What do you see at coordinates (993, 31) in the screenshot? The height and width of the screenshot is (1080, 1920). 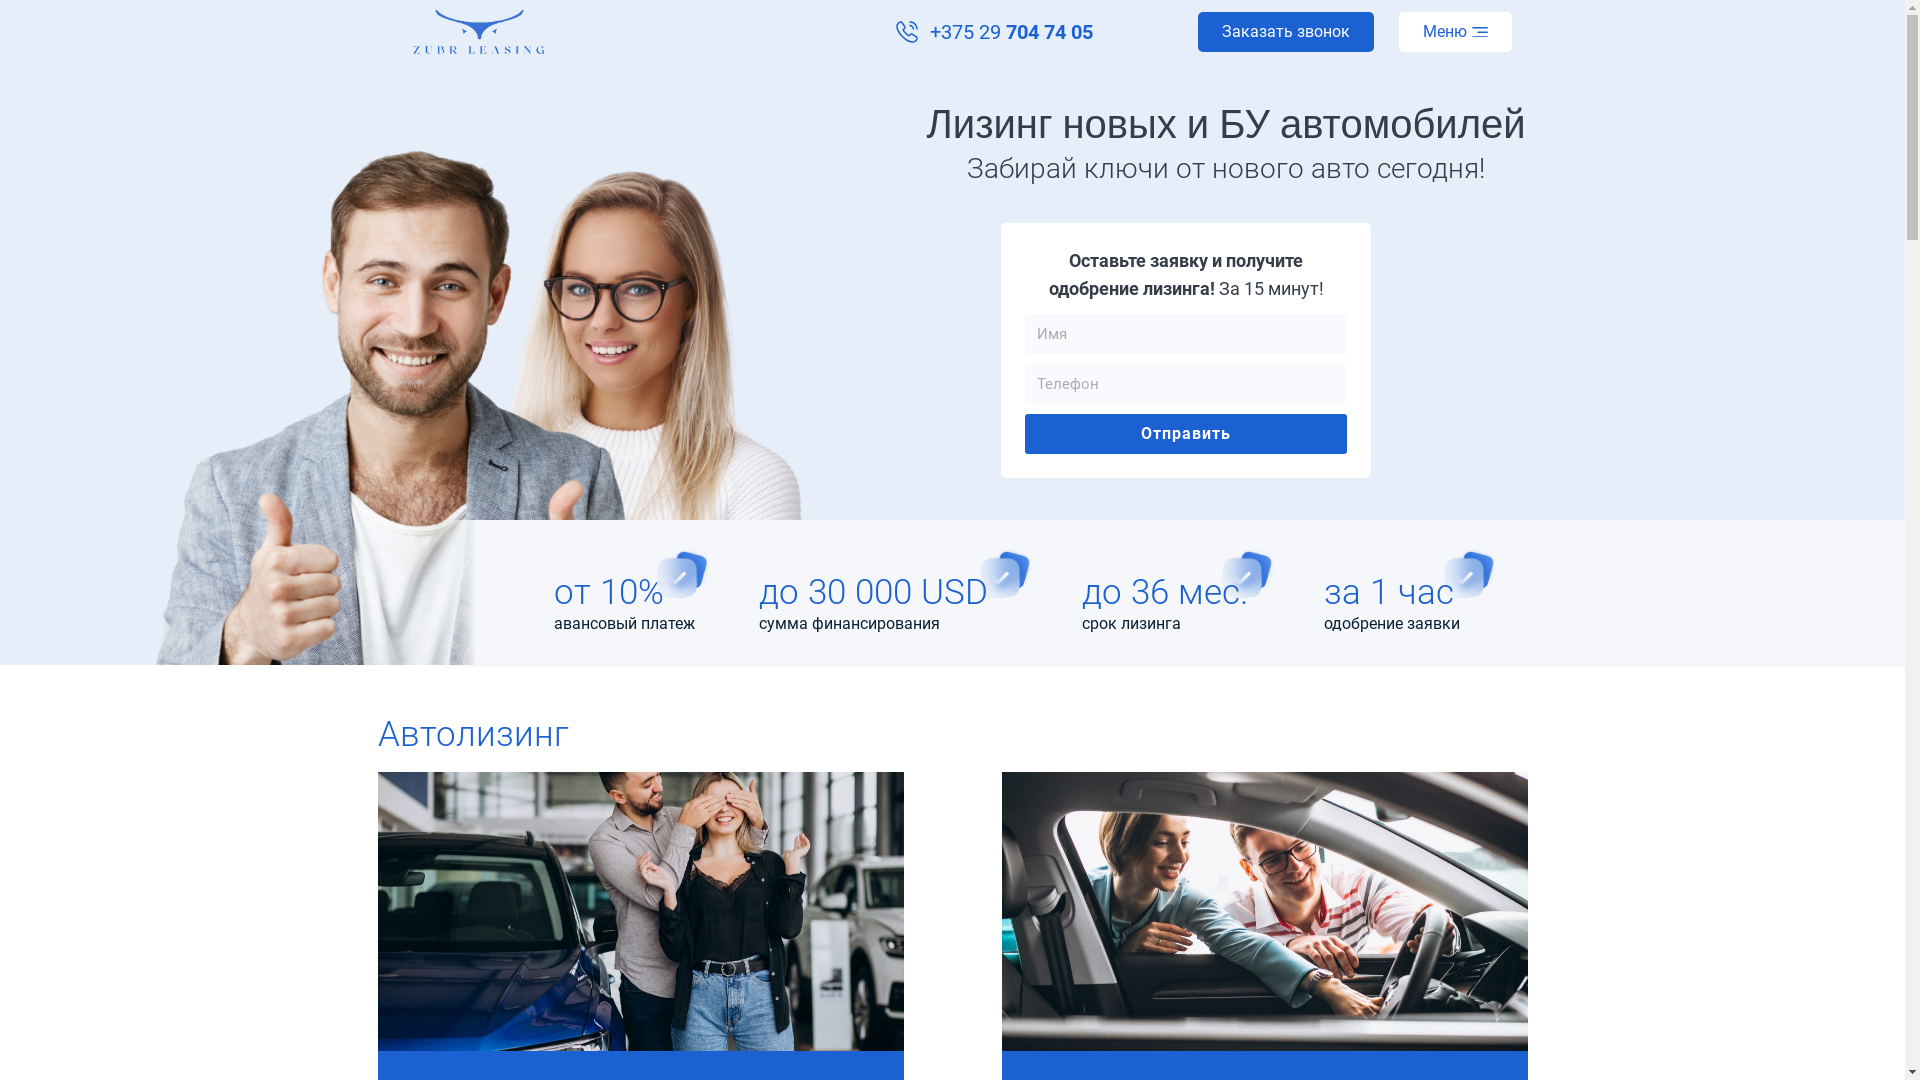 I see `'+375 29 704 74 05'` at bounding box center [993, 31].